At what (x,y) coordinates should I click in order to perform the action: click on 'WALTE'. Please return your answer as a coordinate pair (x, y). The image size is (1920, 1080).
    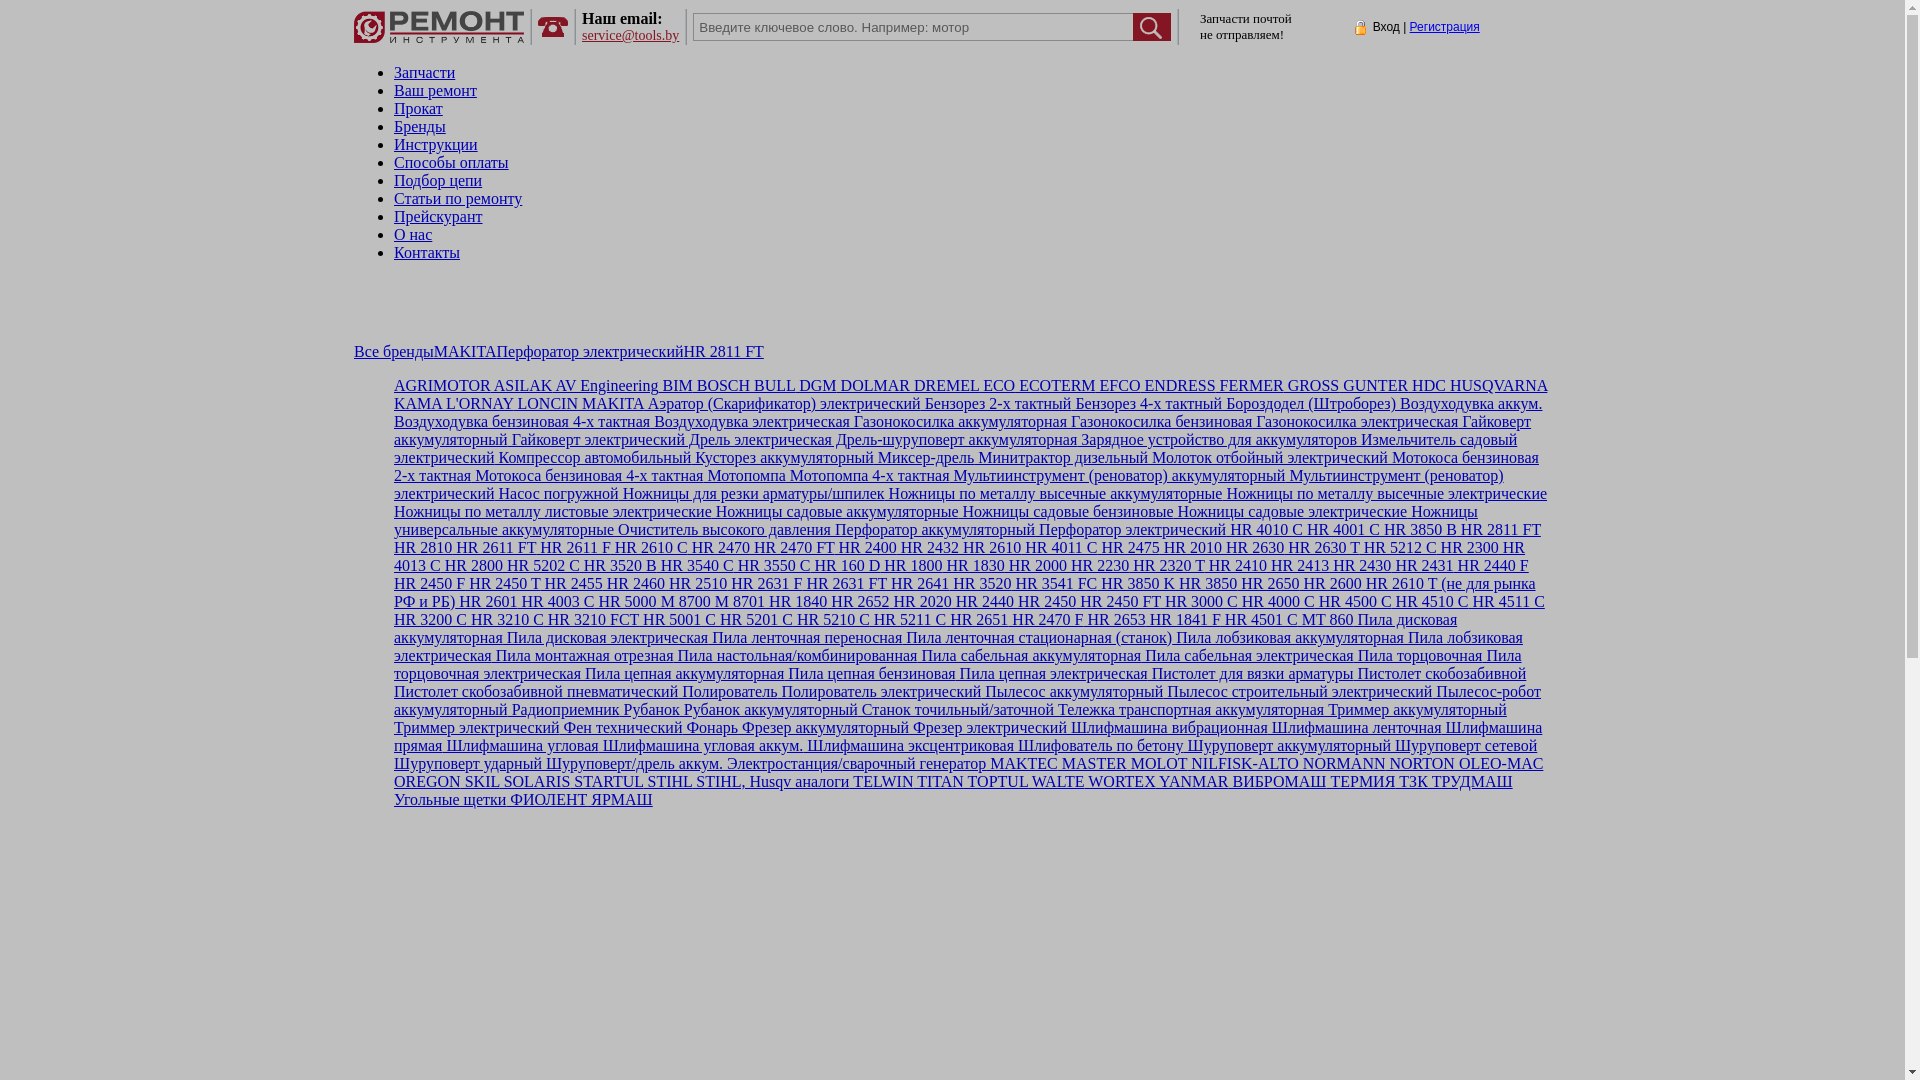
    Looking at the image, I should click on (1055, 780).